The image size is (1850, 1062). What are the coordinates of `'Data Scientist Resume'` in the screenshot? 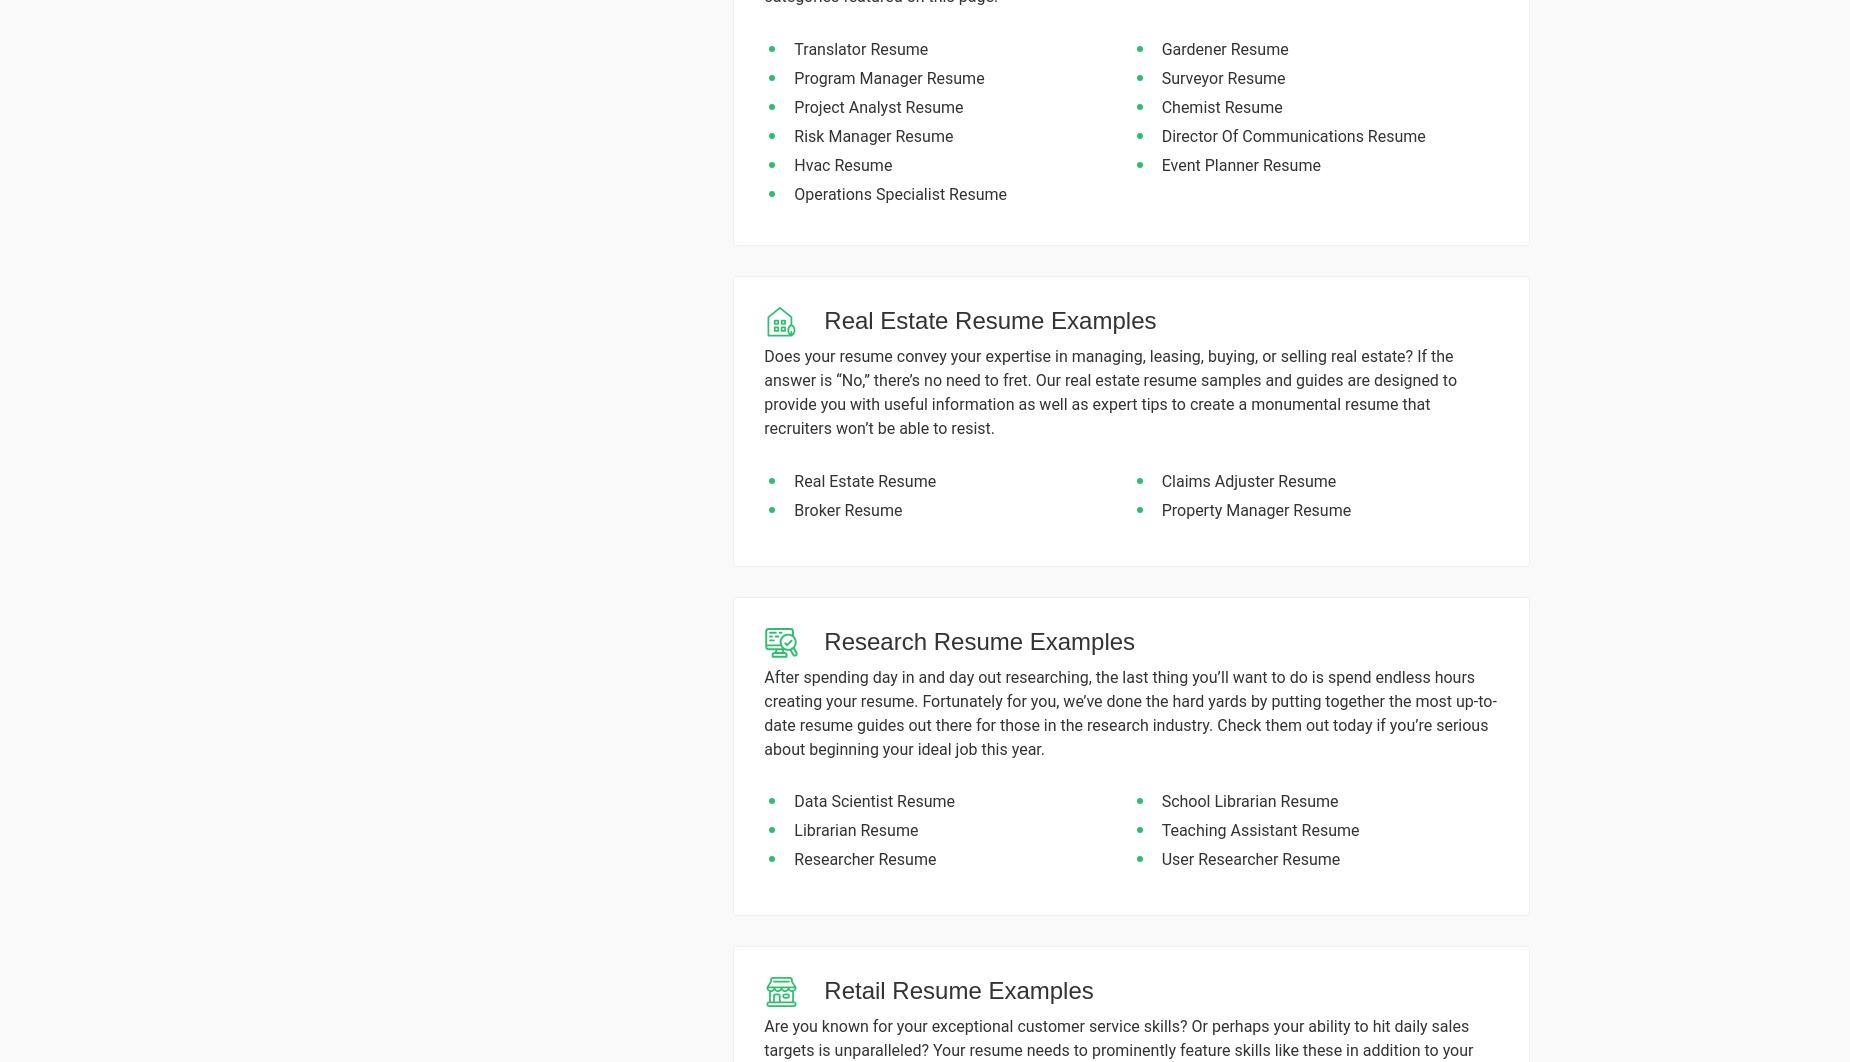 It's located at (874, 800).